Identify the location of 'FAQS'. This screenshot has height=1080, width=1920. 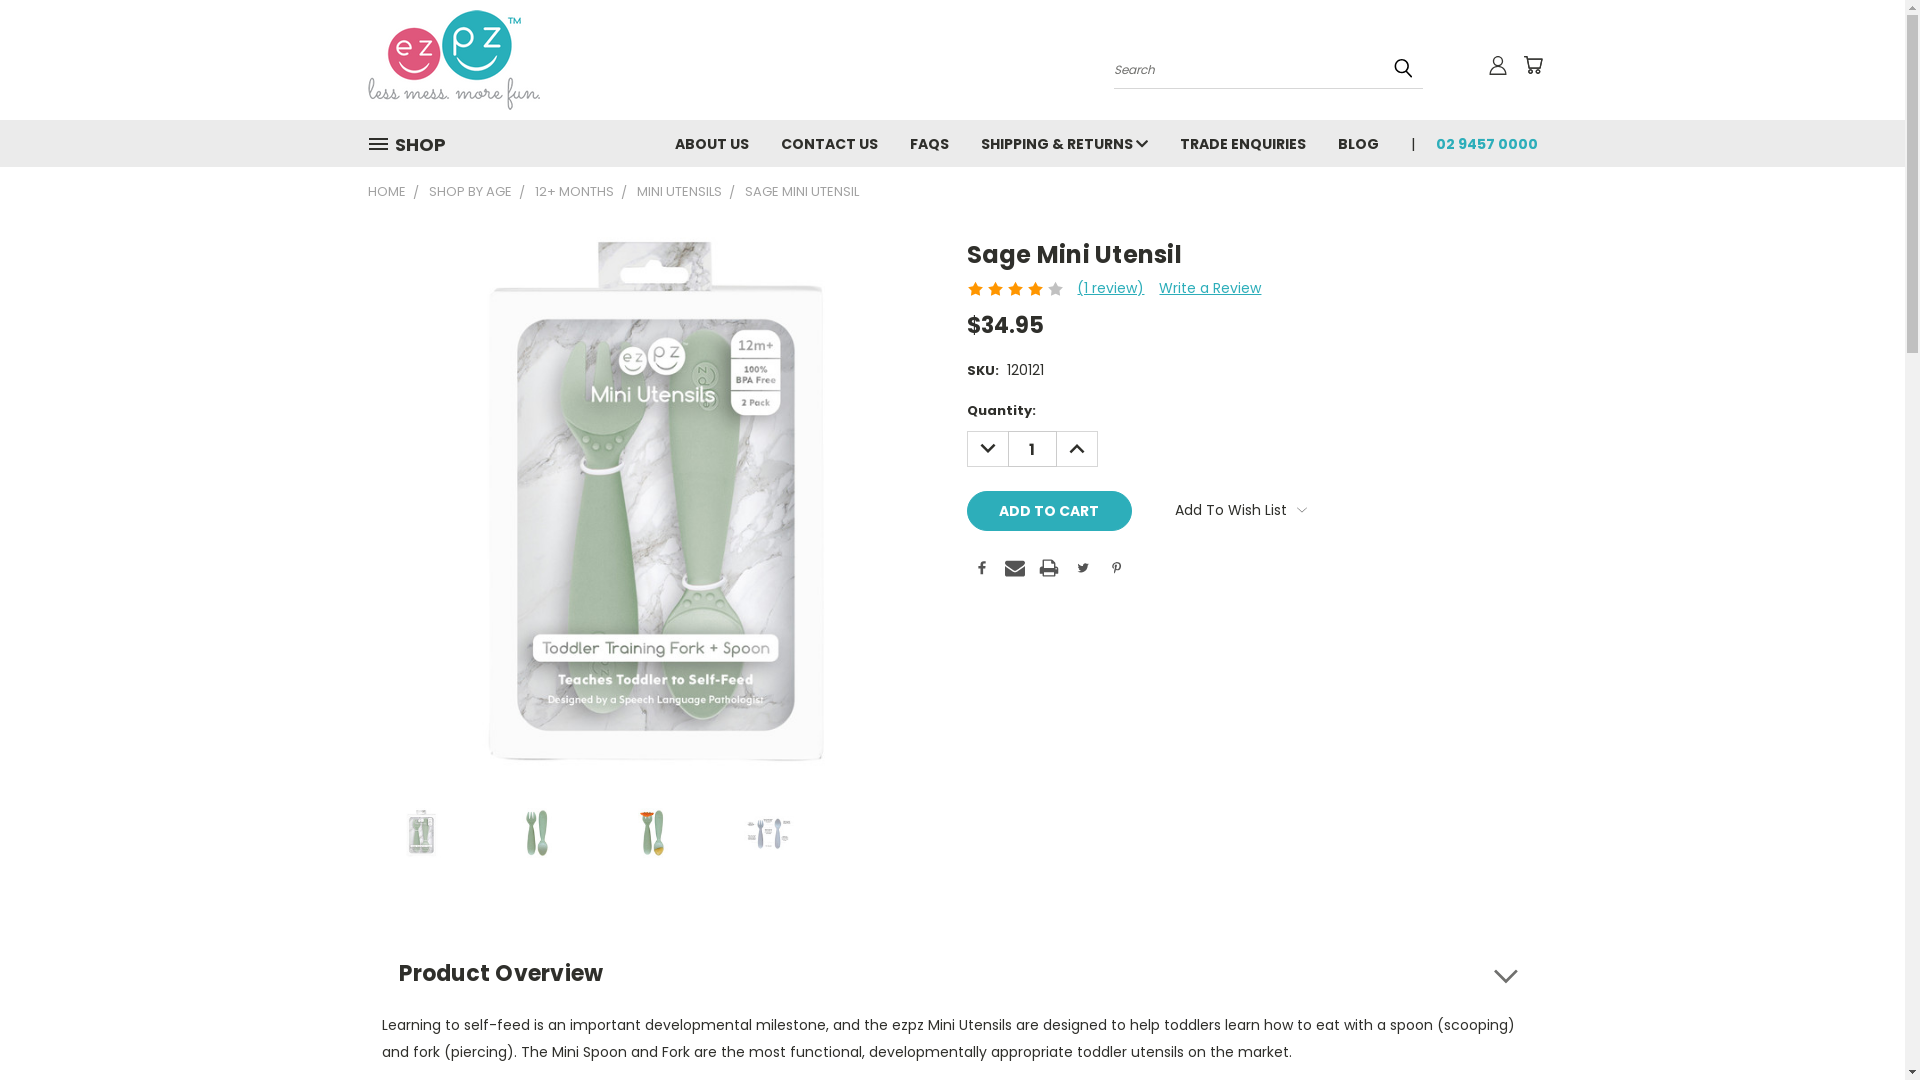
(928, 141).